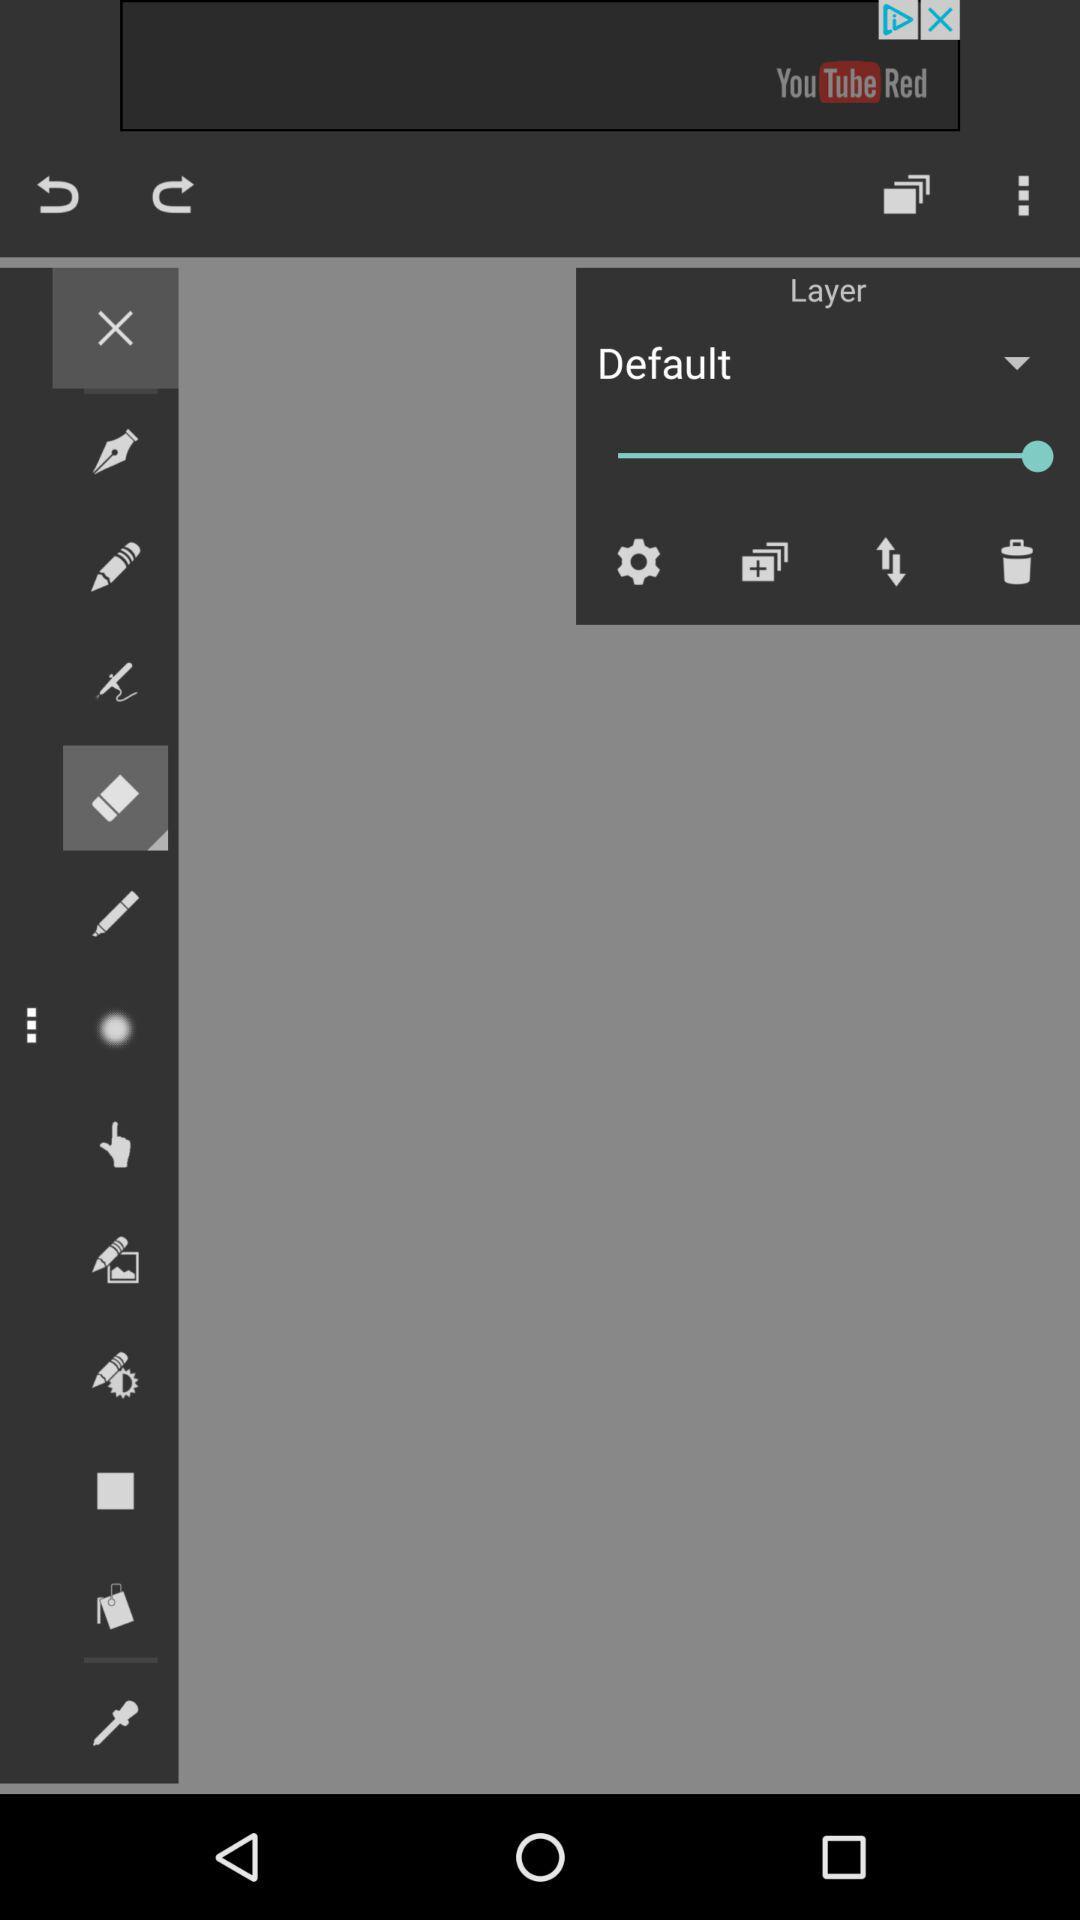  I want to click on the delete icon, so click(1017, 560).